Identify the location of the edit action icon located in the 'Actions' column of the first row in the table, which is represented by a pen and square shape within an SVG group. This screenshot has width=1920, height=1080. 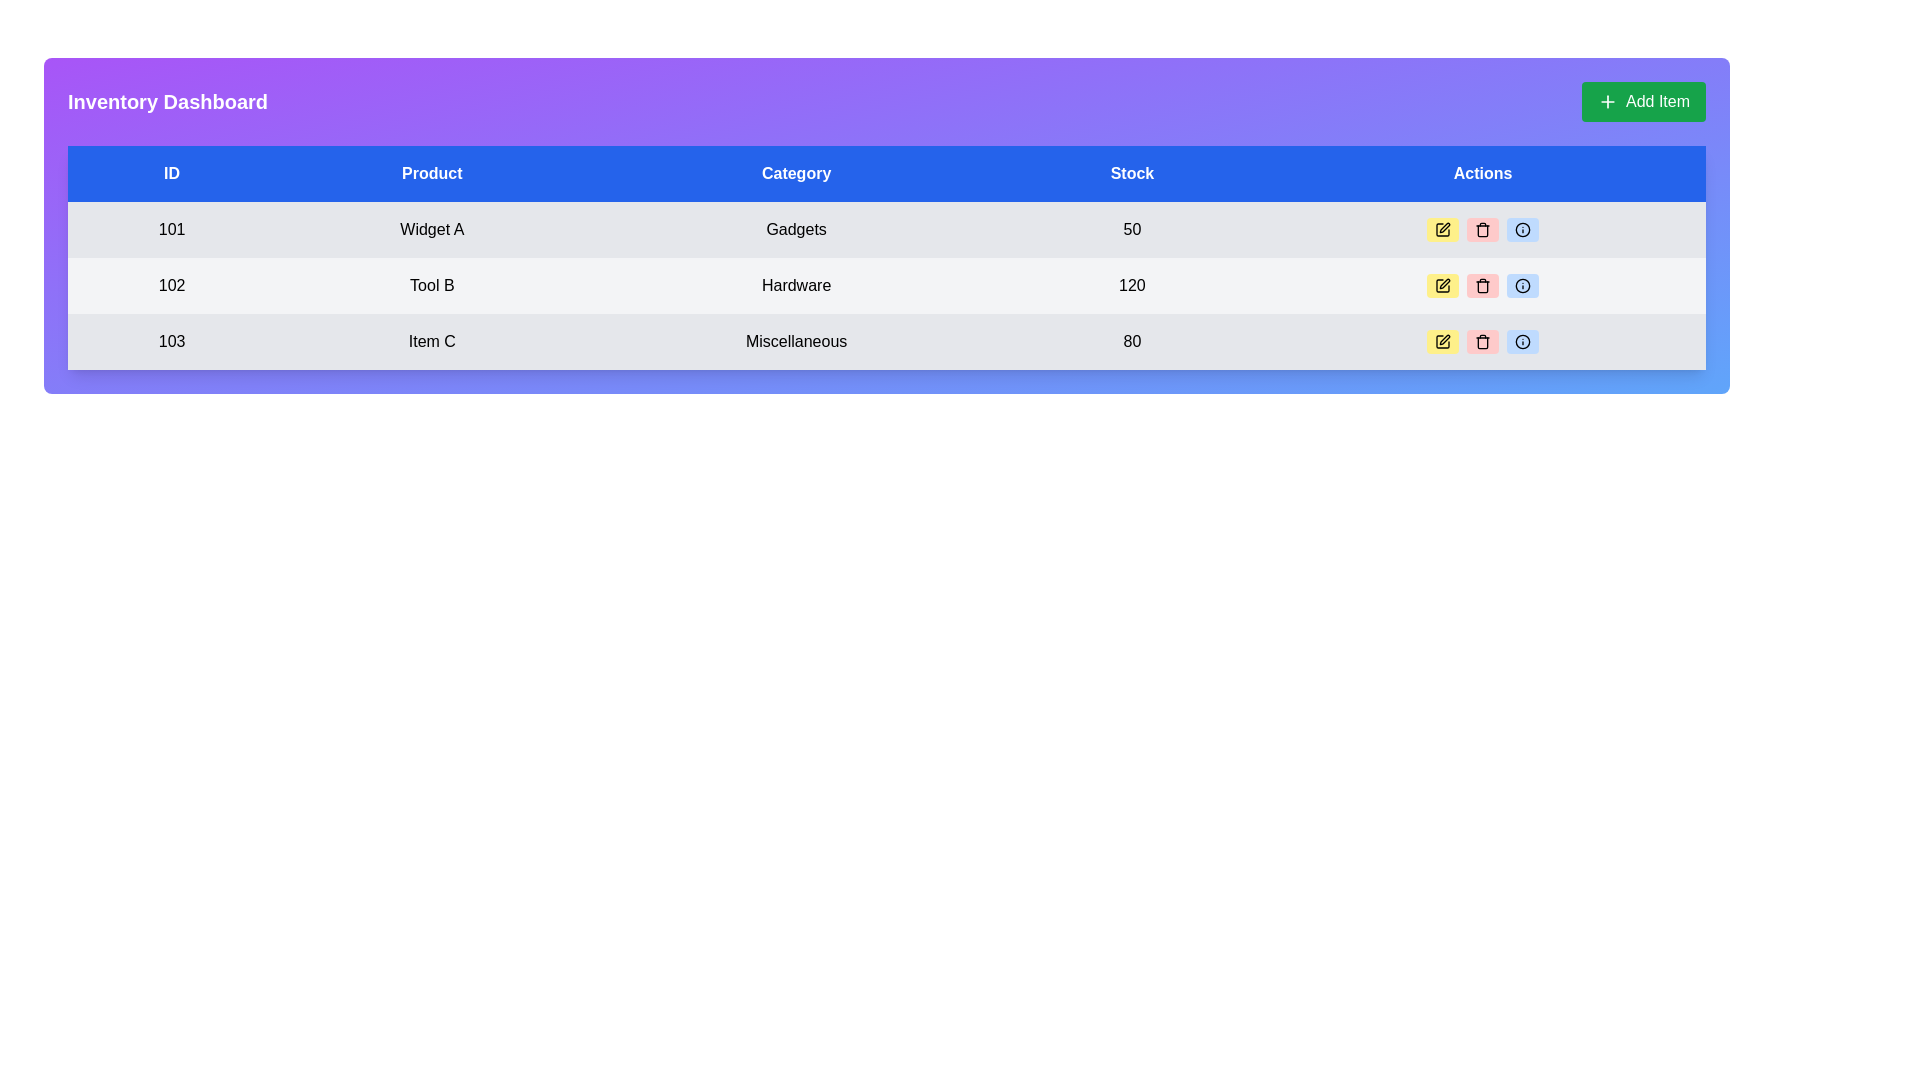
(1443, 229).